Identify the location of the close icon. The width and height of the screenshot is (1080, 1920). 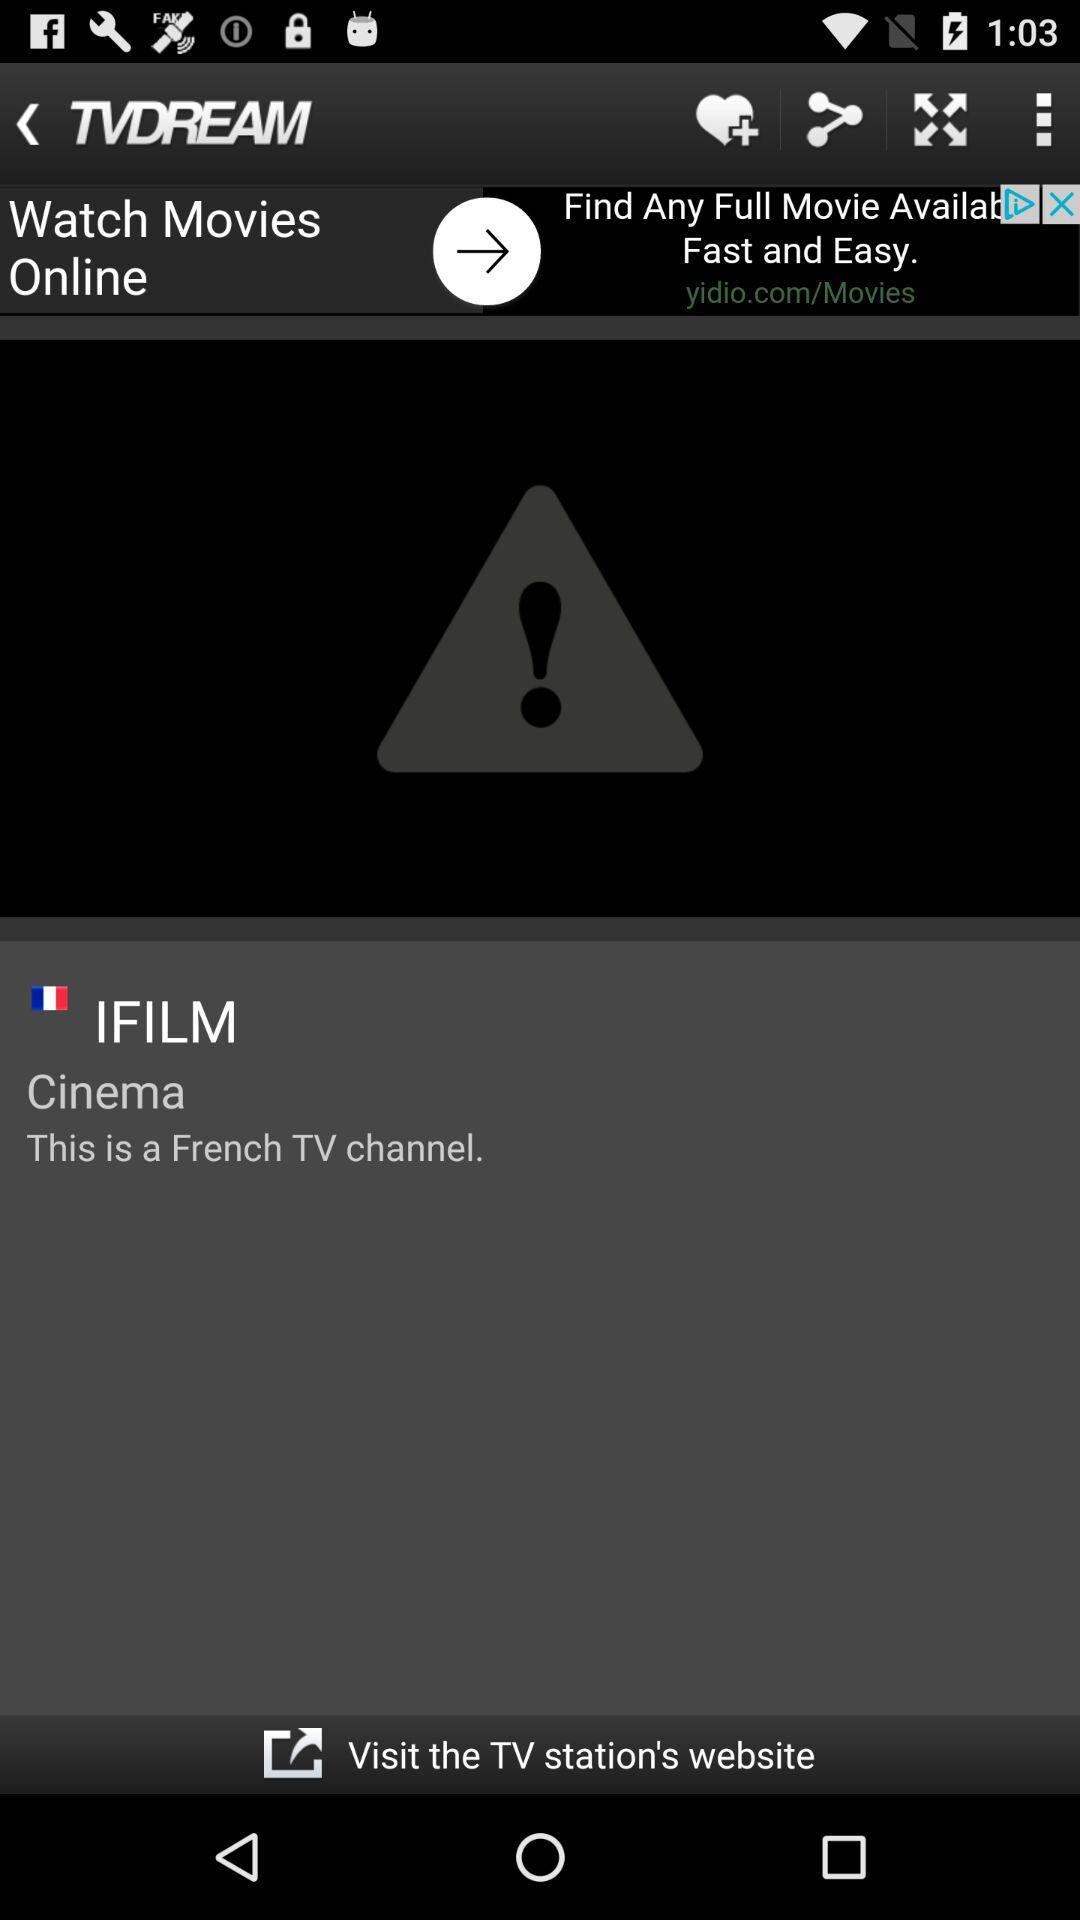
(940, 127).